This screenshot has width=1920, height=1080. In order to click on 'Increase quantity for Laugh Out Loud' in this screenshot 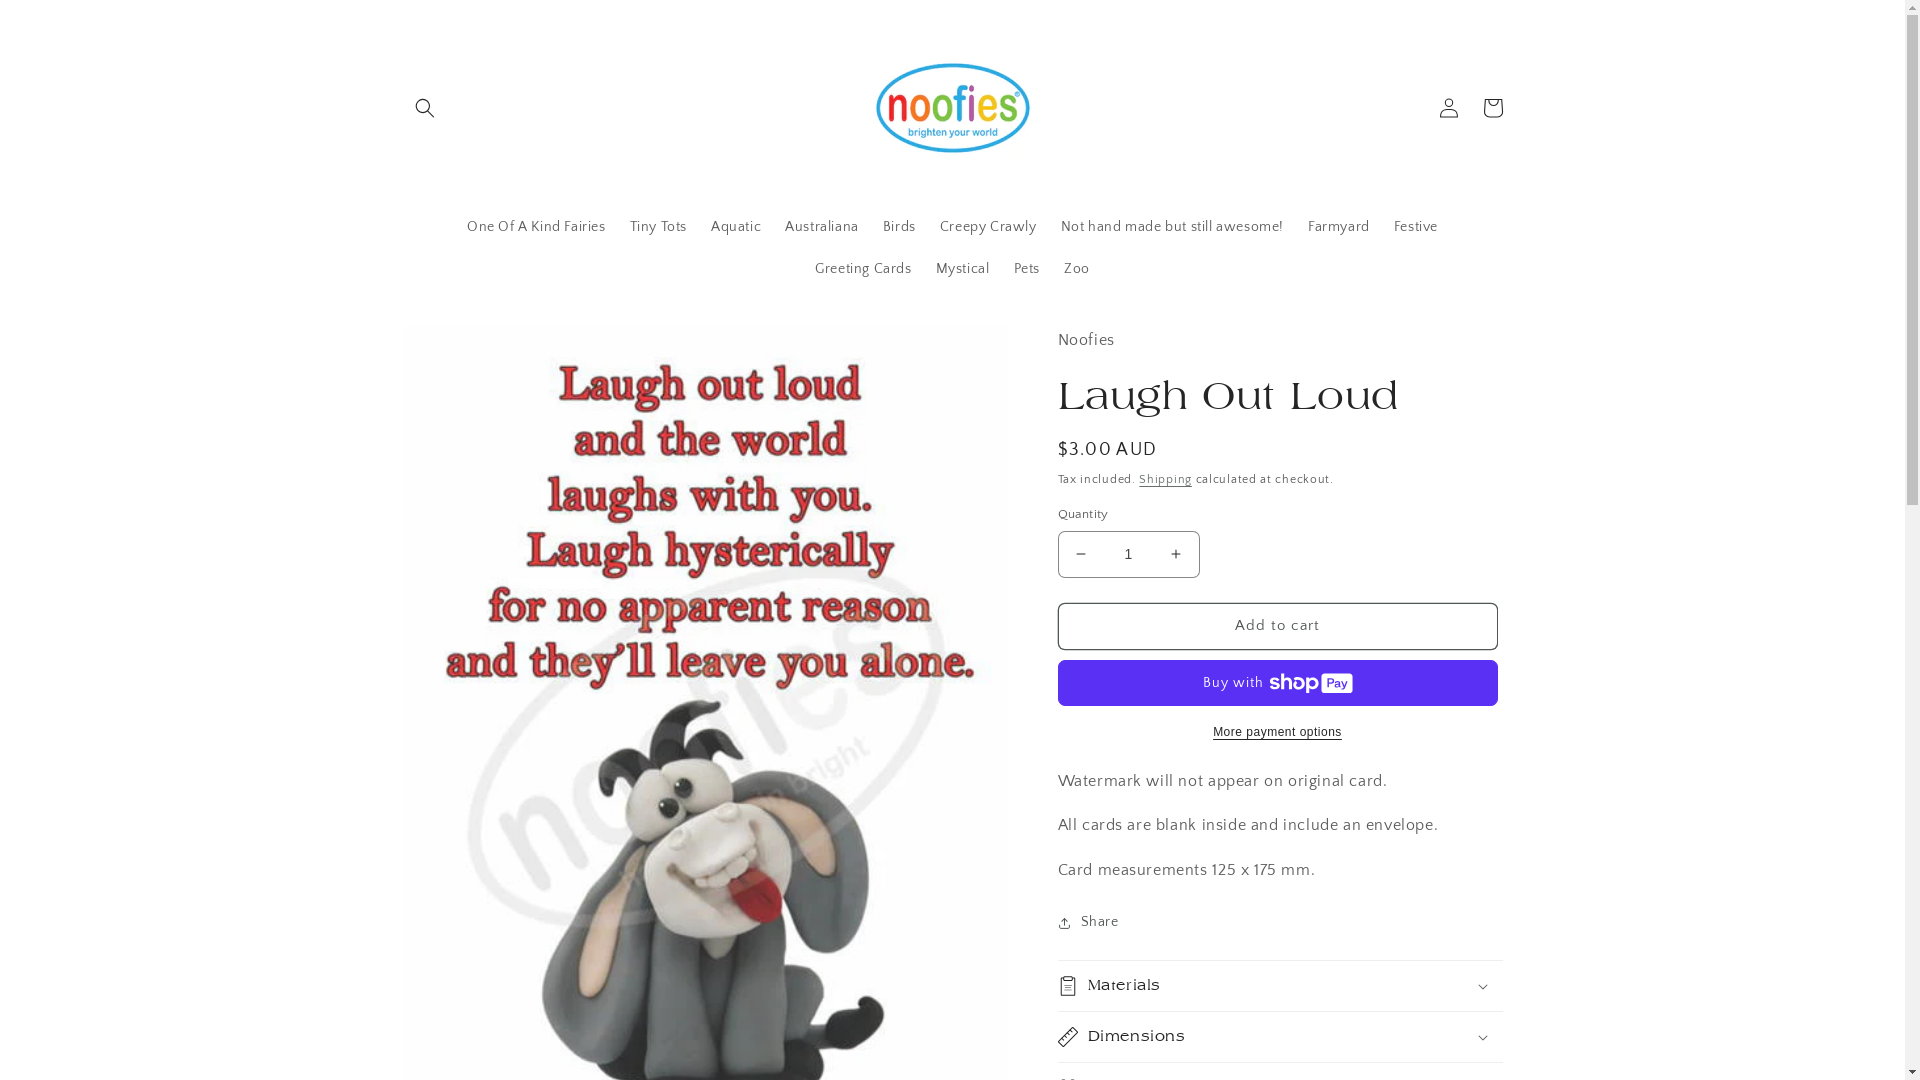, I will do `click(1176, 554)`.